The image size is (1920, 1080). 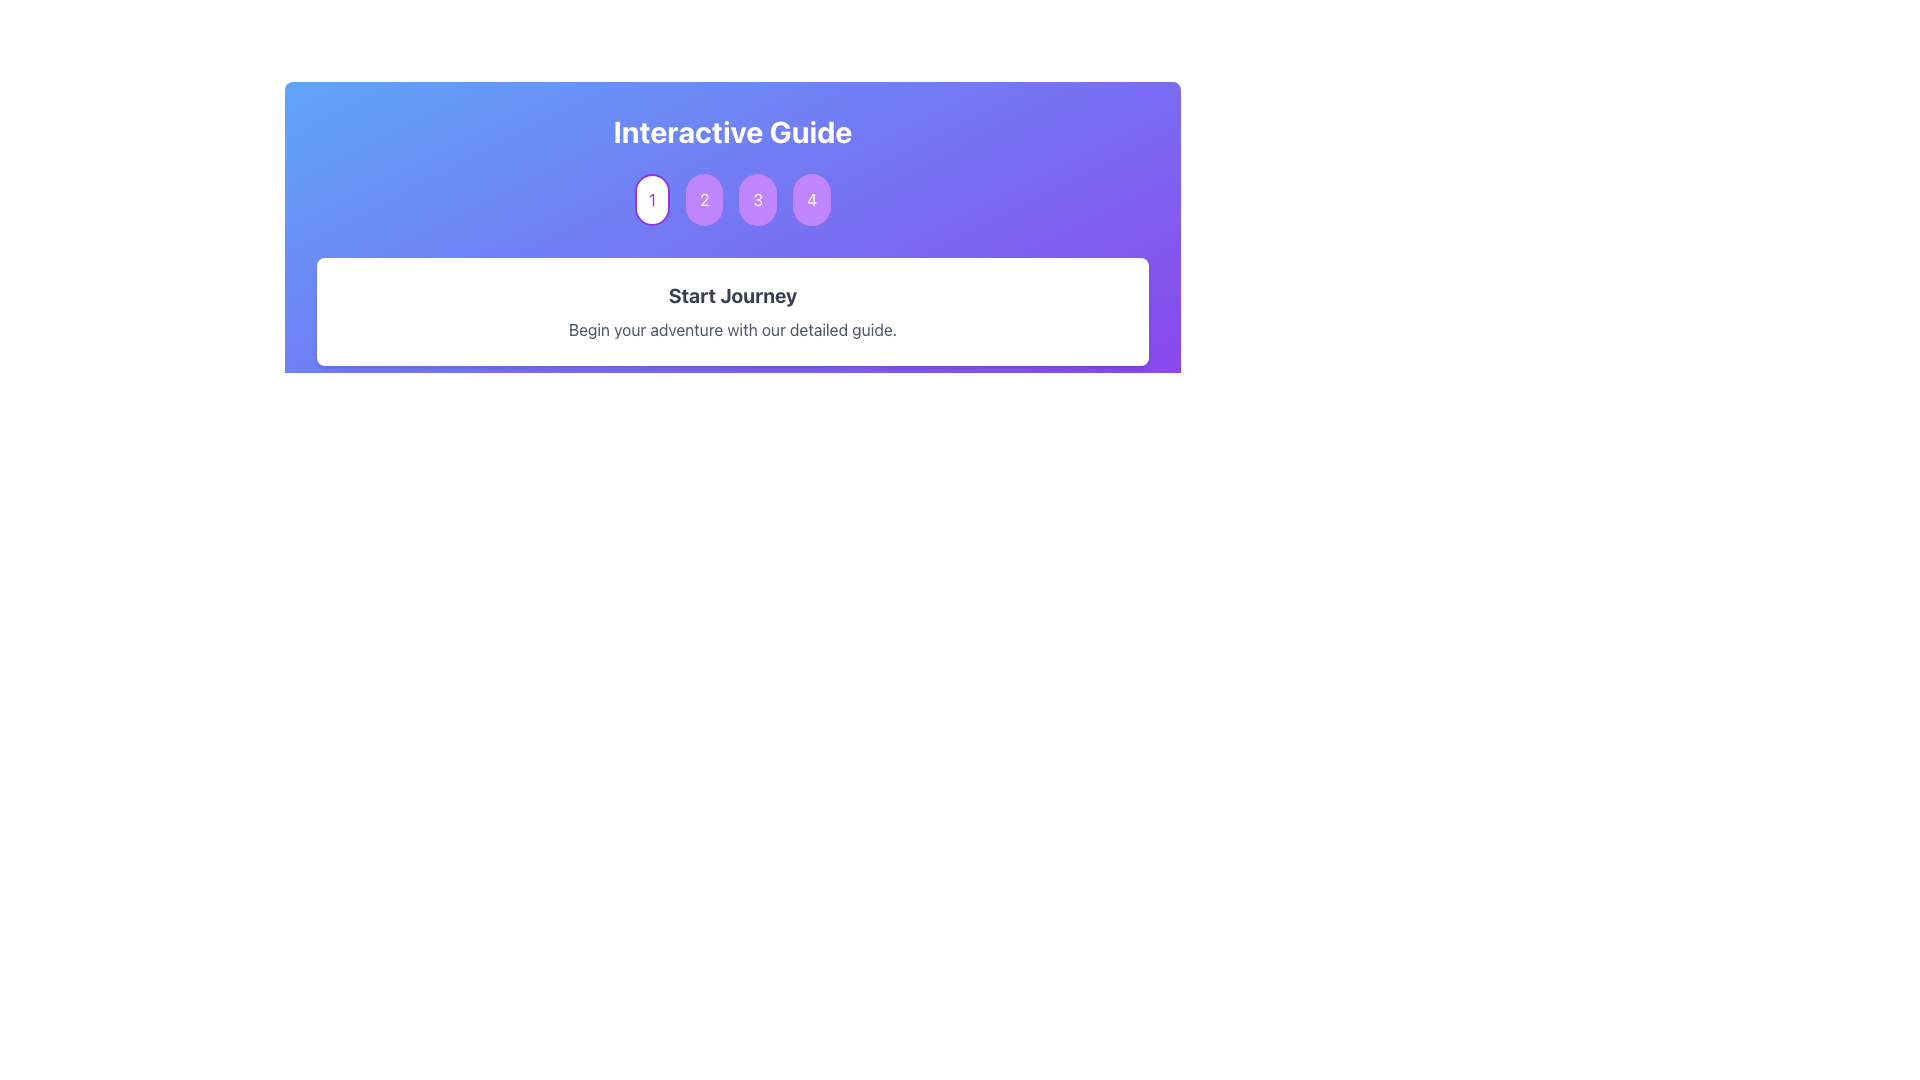 I want to click on the rounded purple button displaying the number 4, which is the fourth button in a row of four under the 'Interactive Guide' heading, so click(x=812, y=200).